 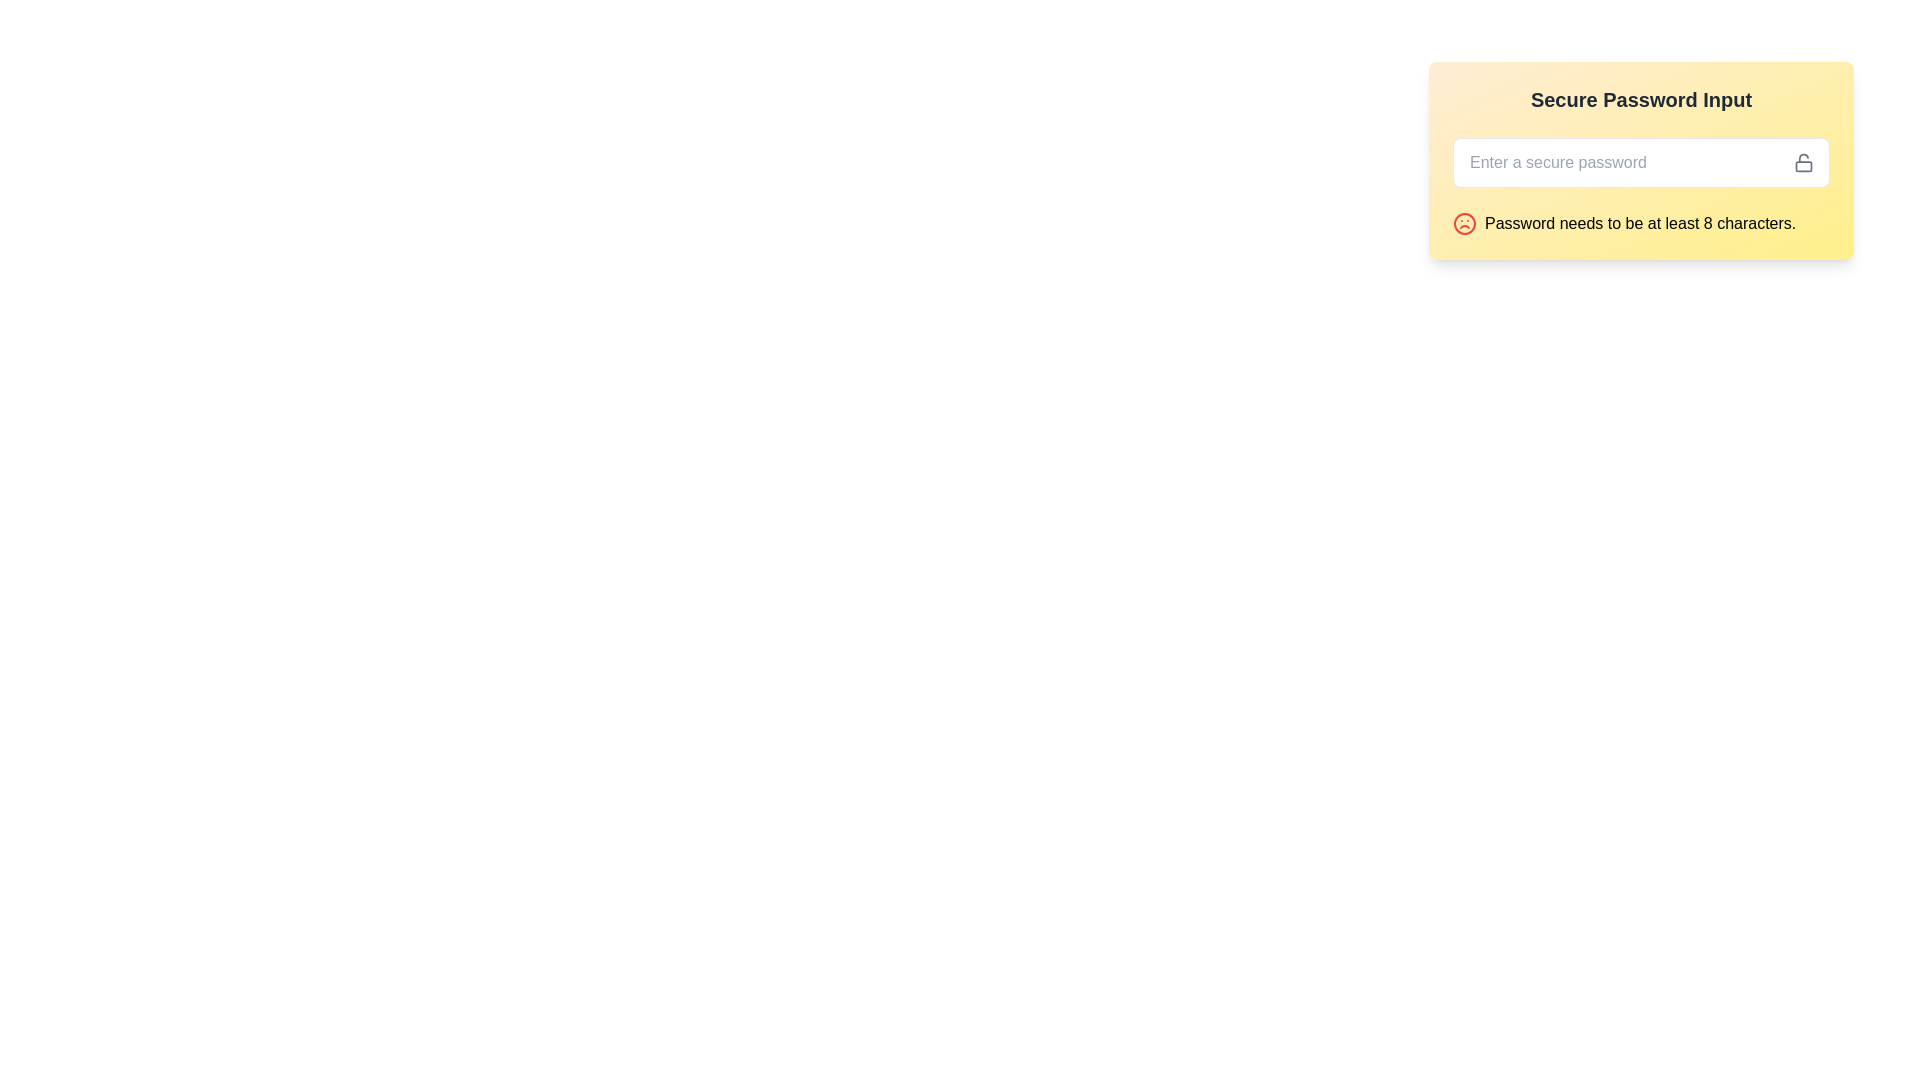 What do you see at coordinates (1641, 161) in the screenshot?
I see `the secure password input field located within the yellow gradient box titled 'Secure Password Input'` at bounding box center [1641, 161].